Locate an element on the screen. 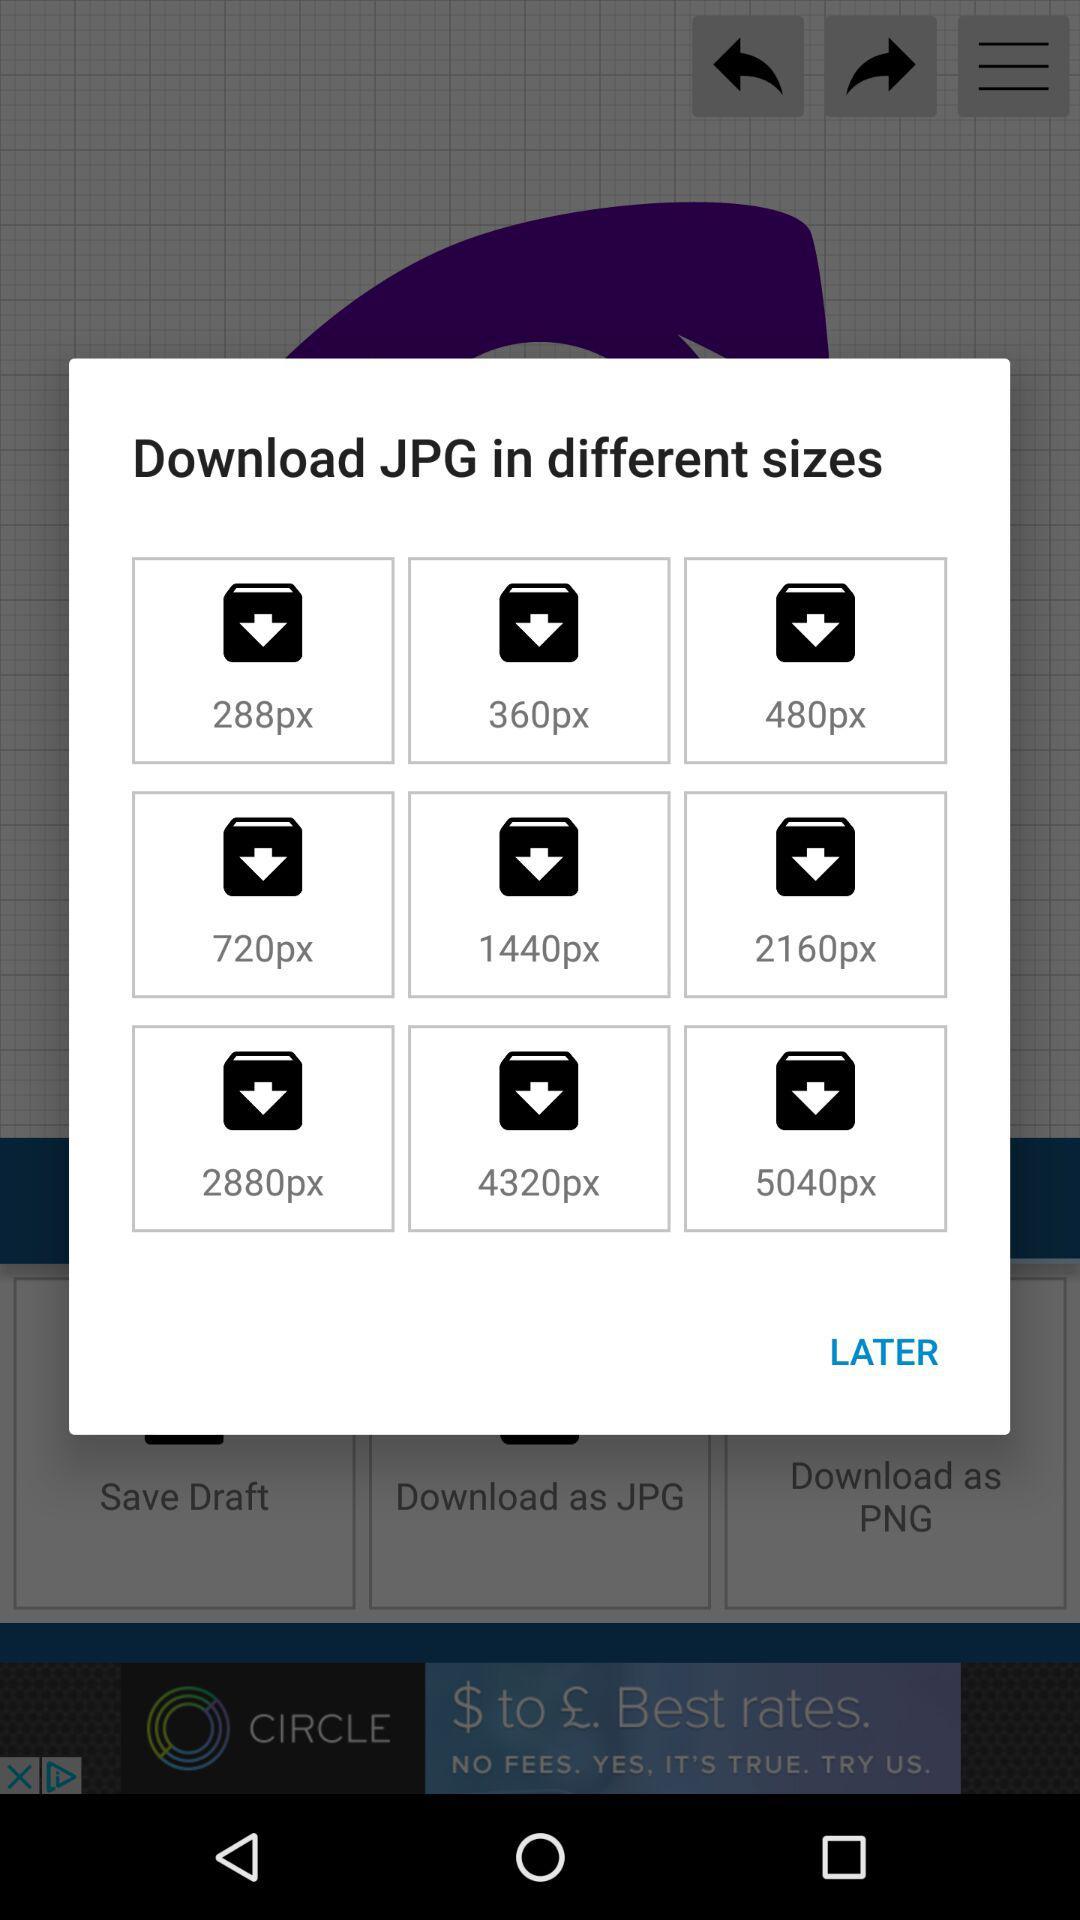  icon at the bottom right corner is located at coordinates (883, 1350).